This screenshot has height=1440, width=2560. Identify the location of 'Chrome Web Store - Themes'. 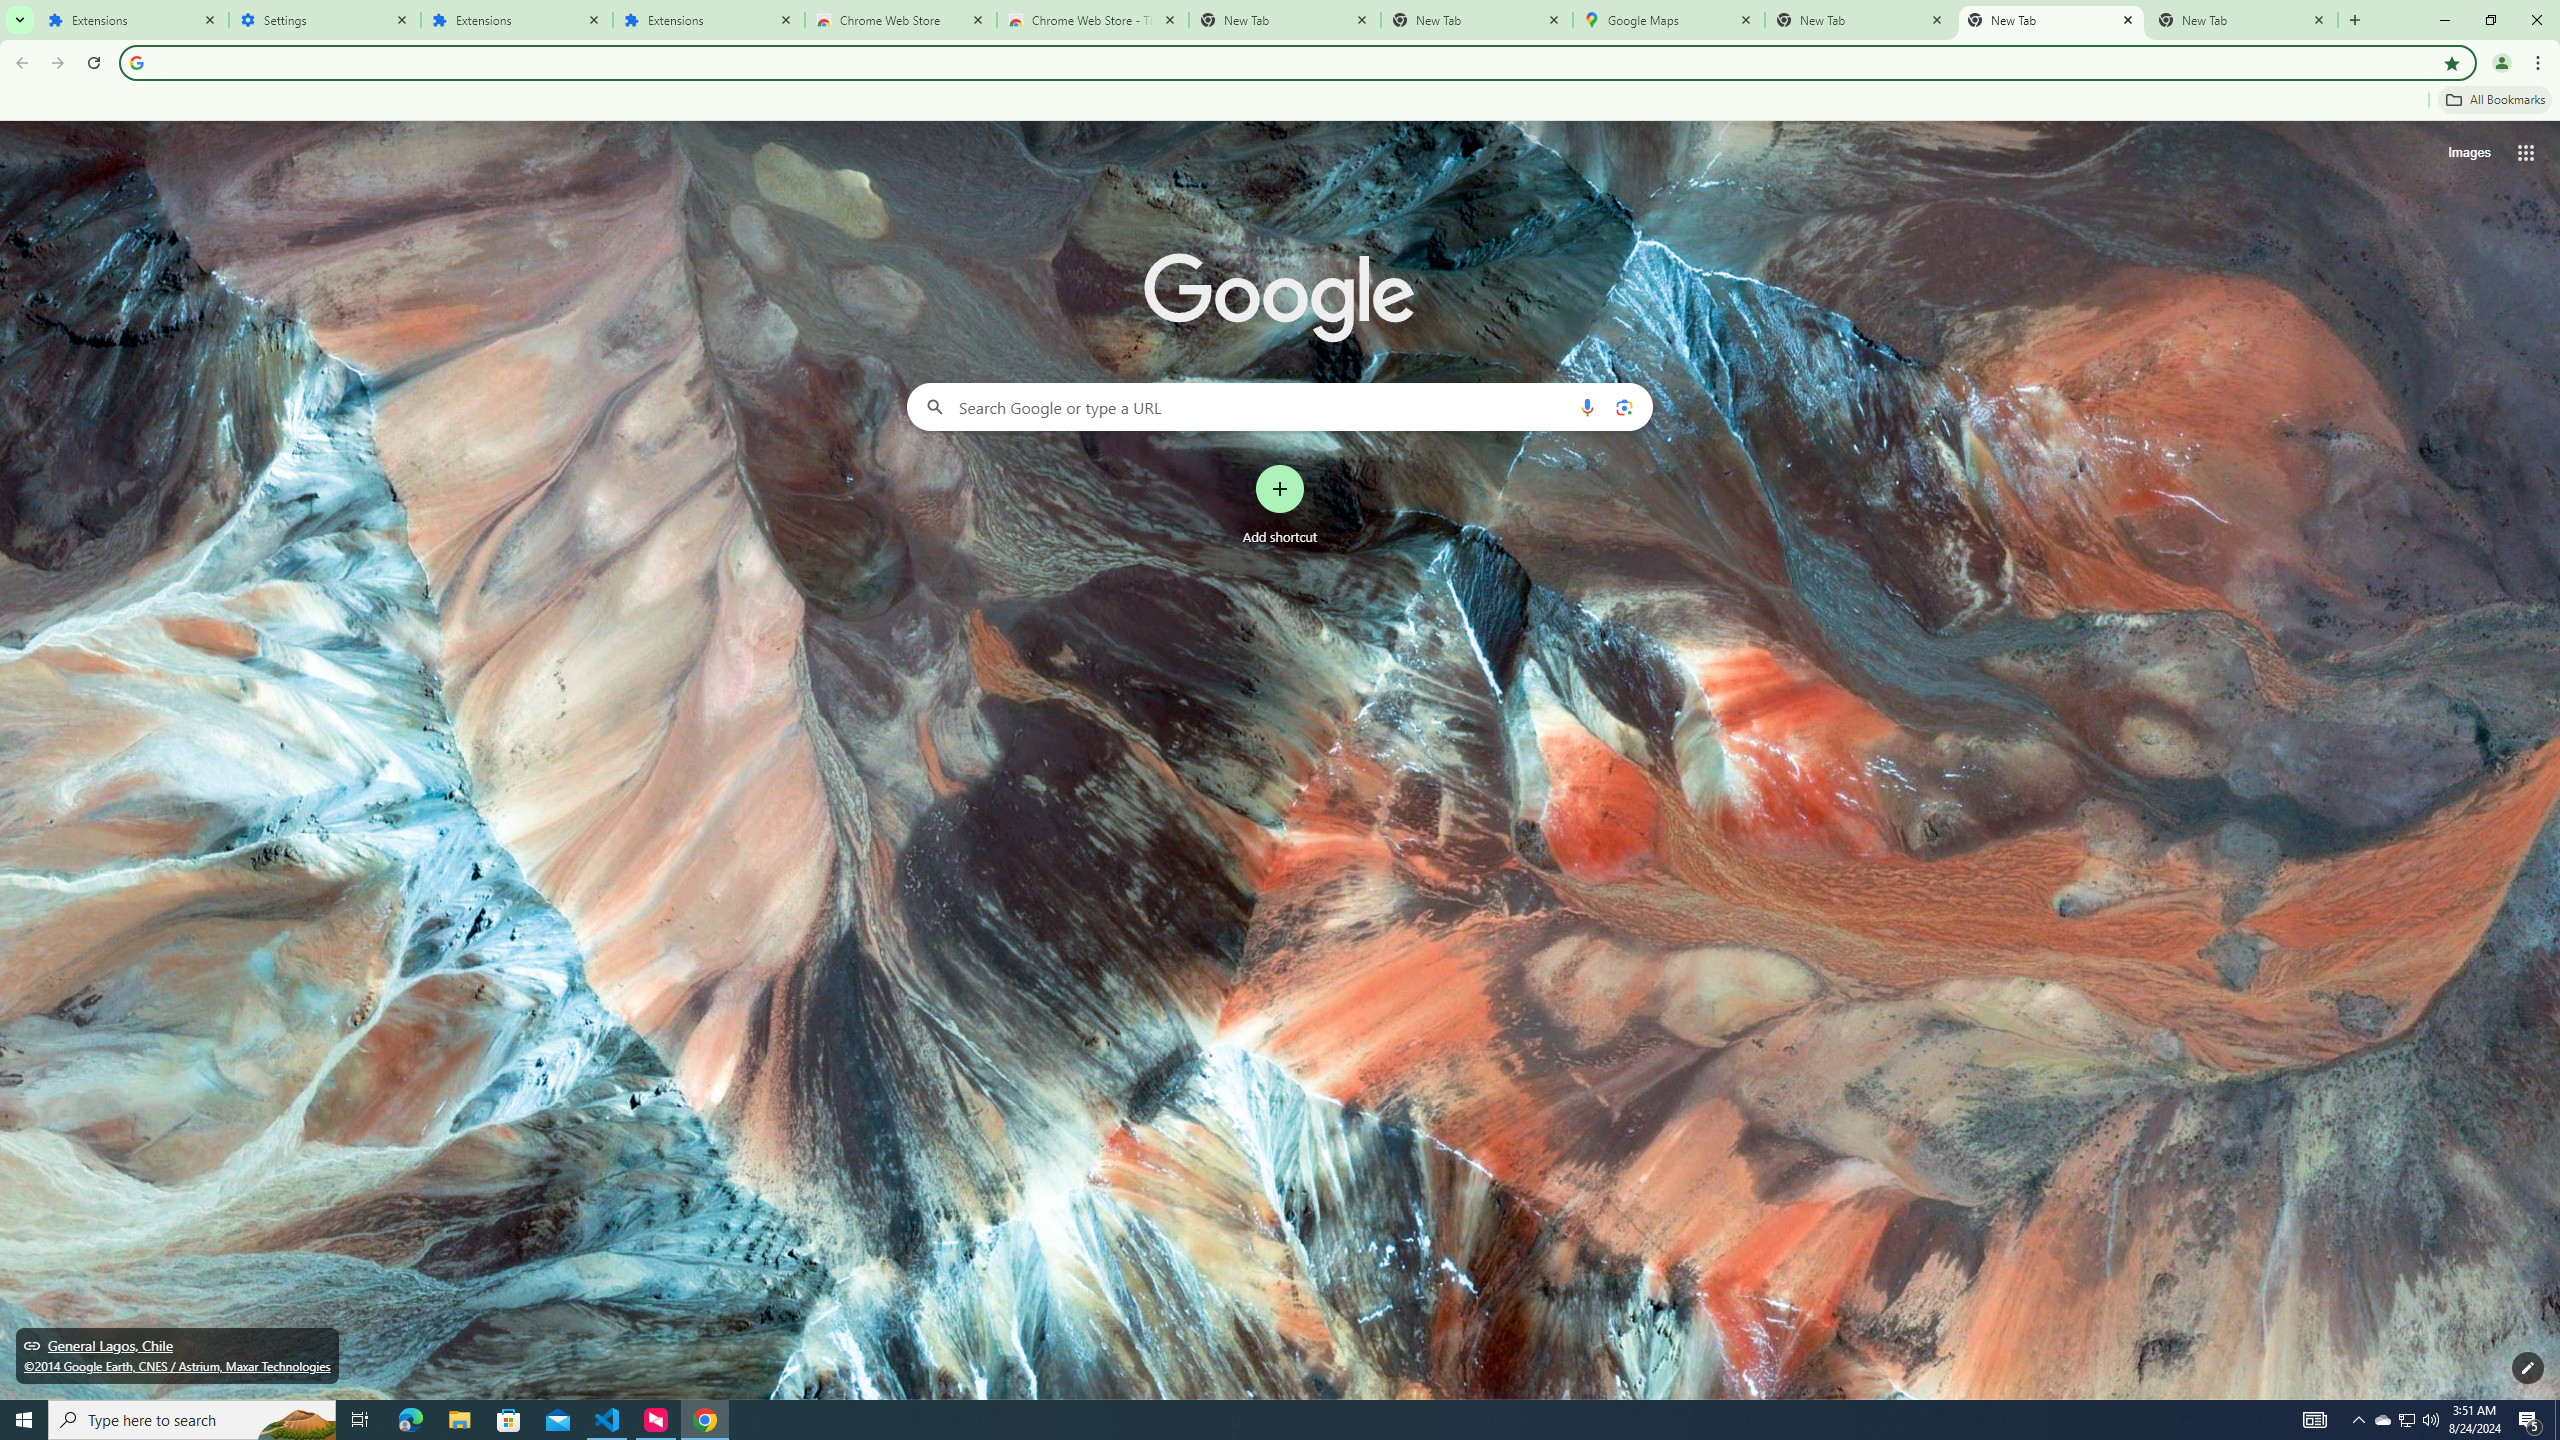
(1092, 19).